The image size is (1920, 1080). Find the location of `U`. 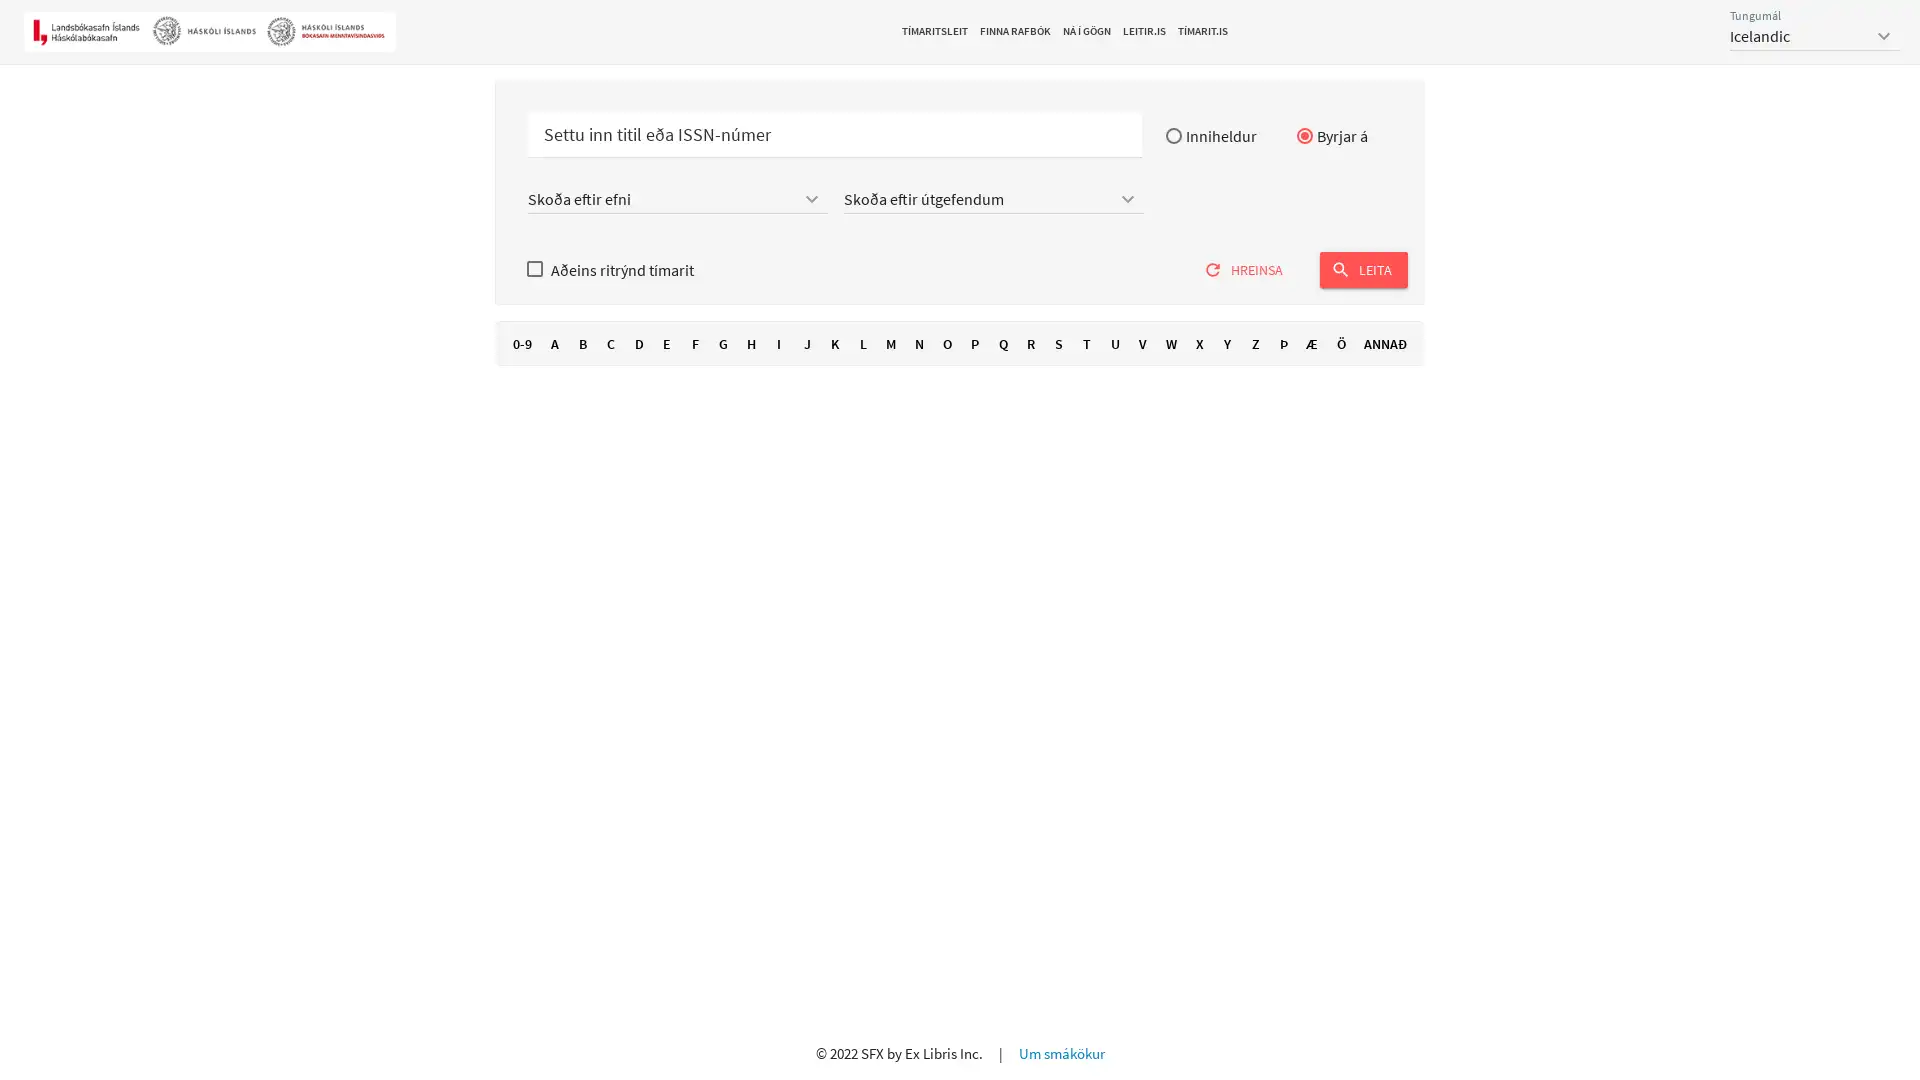

U is located at coordinates (1113, 342).